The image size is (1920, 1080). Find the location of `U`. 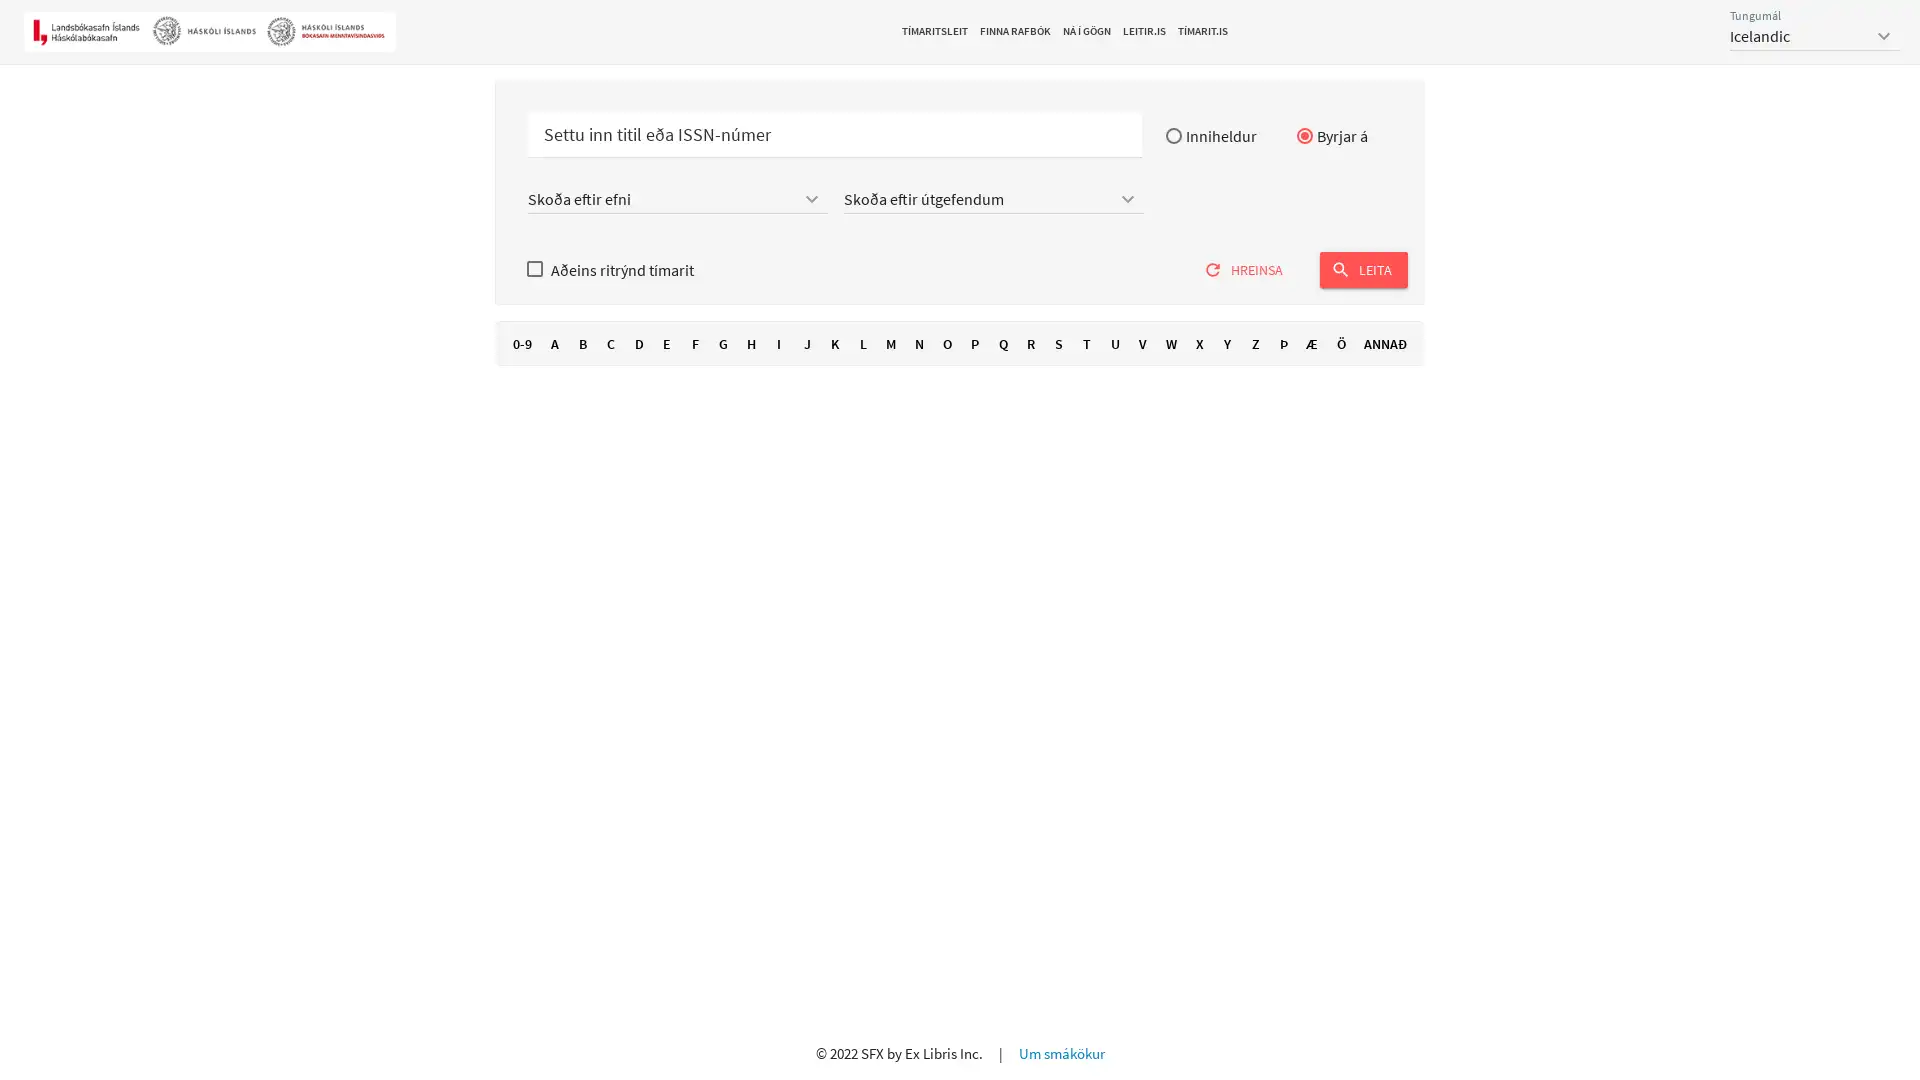

U is located at coordinates (1113, 342).